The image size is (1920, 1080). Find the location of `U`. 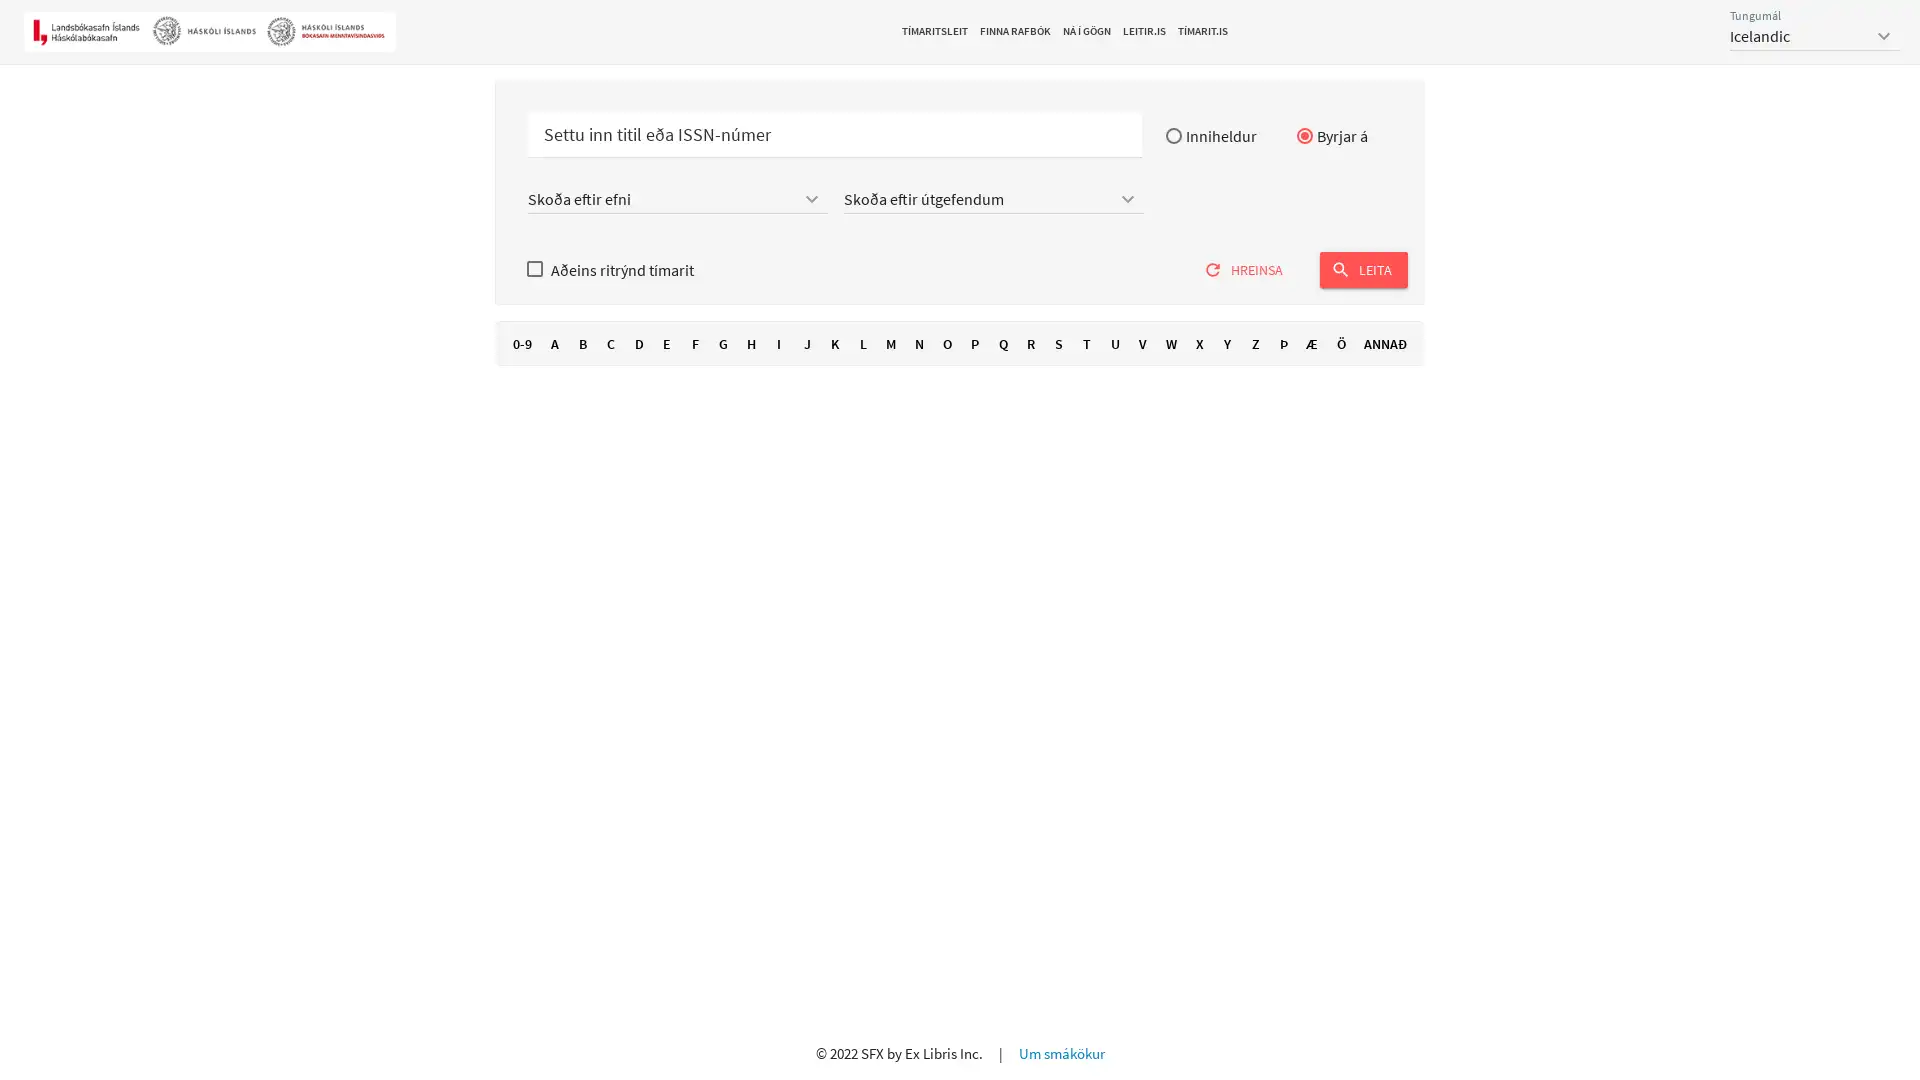

U is located at coordinates (1113, 342).